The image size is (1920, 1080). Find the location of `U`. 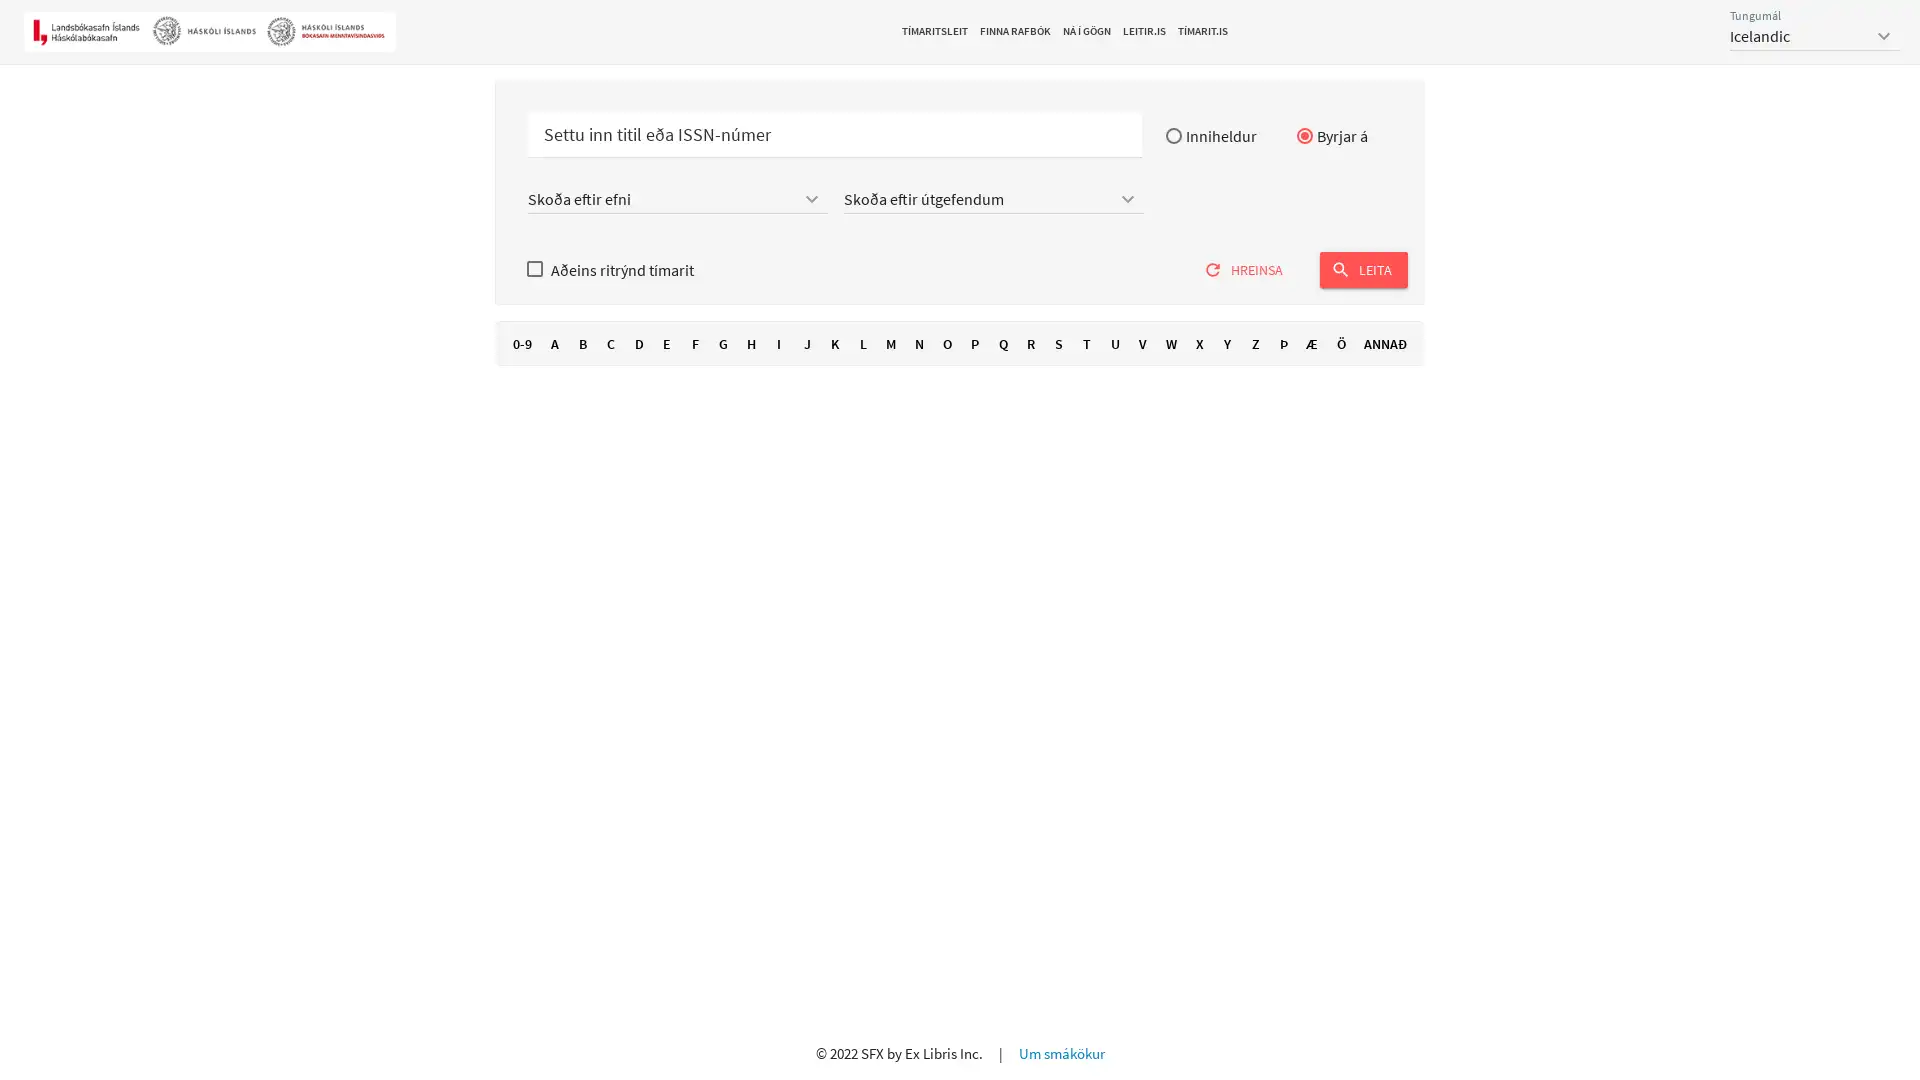

U is located at coordinates (1113, 342).